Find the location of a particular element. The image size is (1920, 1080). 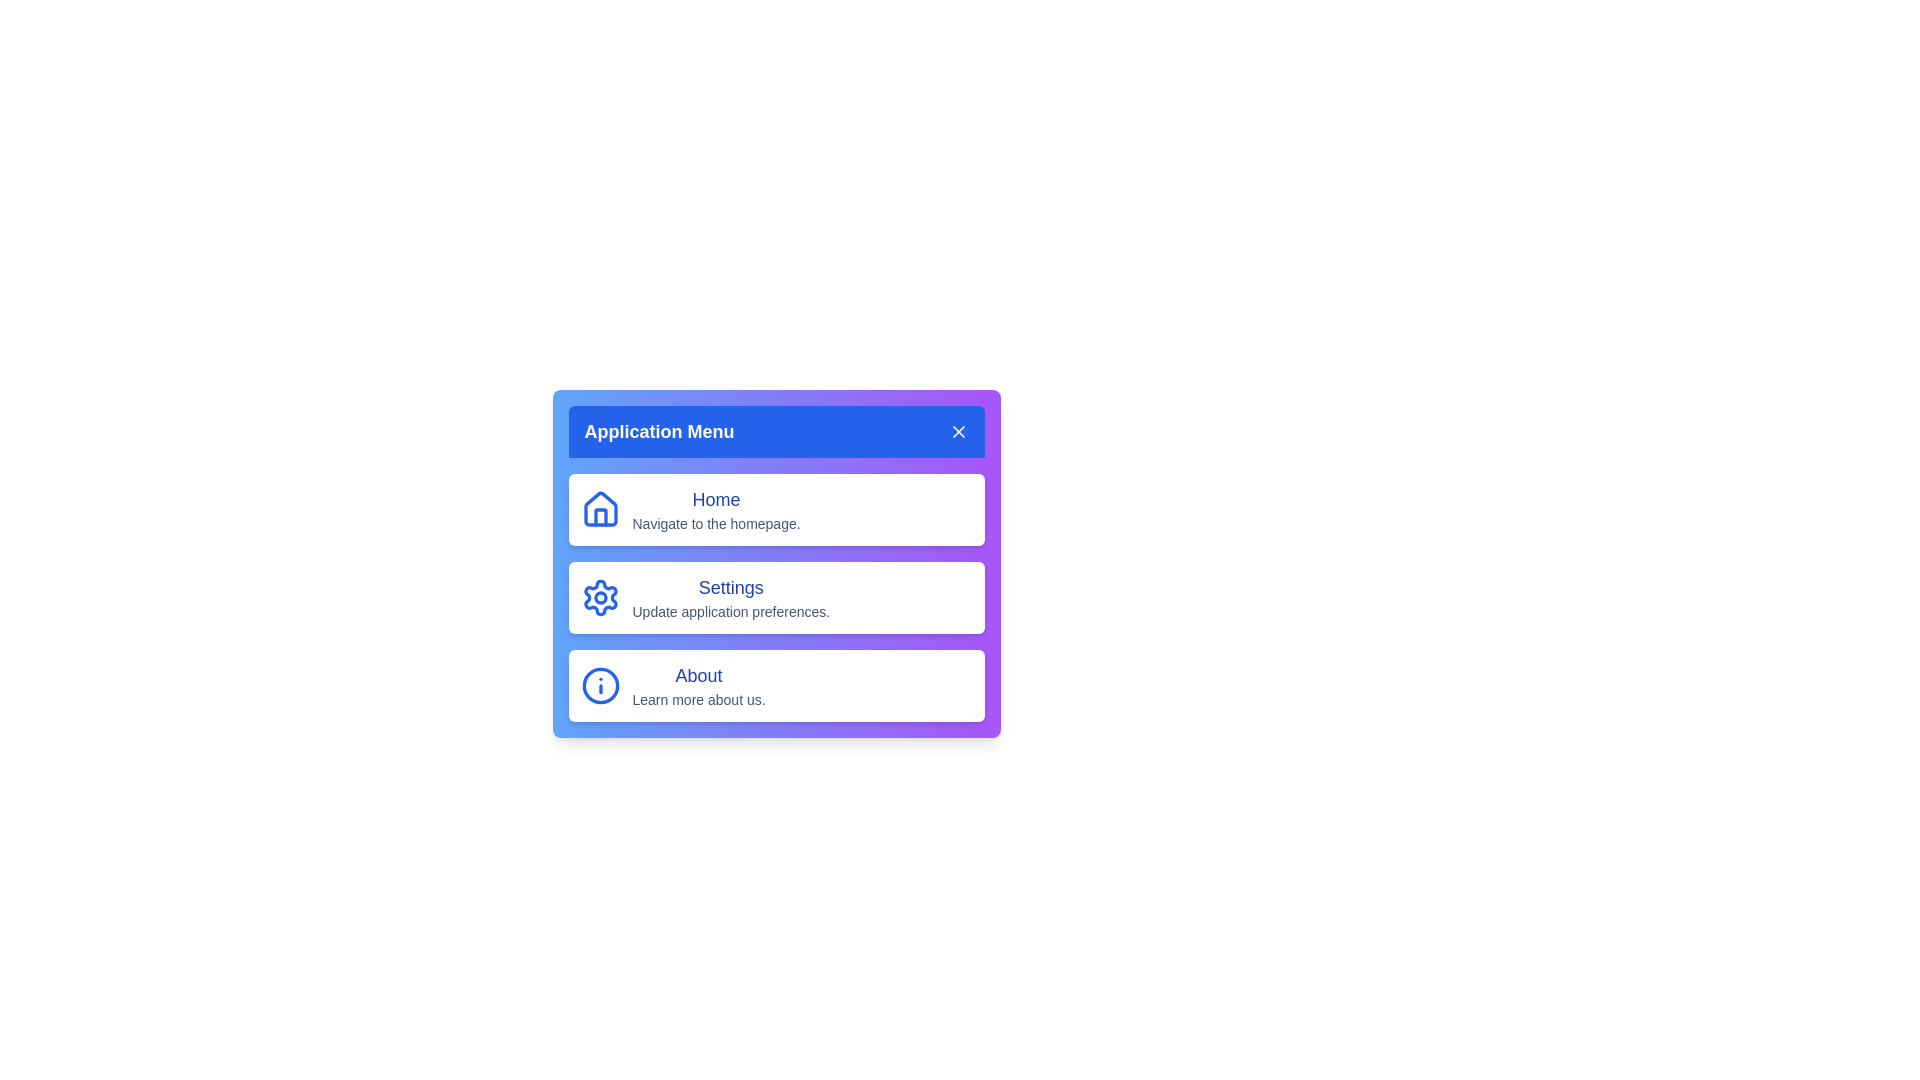

the menu item About and interact with it is located at coordinates (775, 685).